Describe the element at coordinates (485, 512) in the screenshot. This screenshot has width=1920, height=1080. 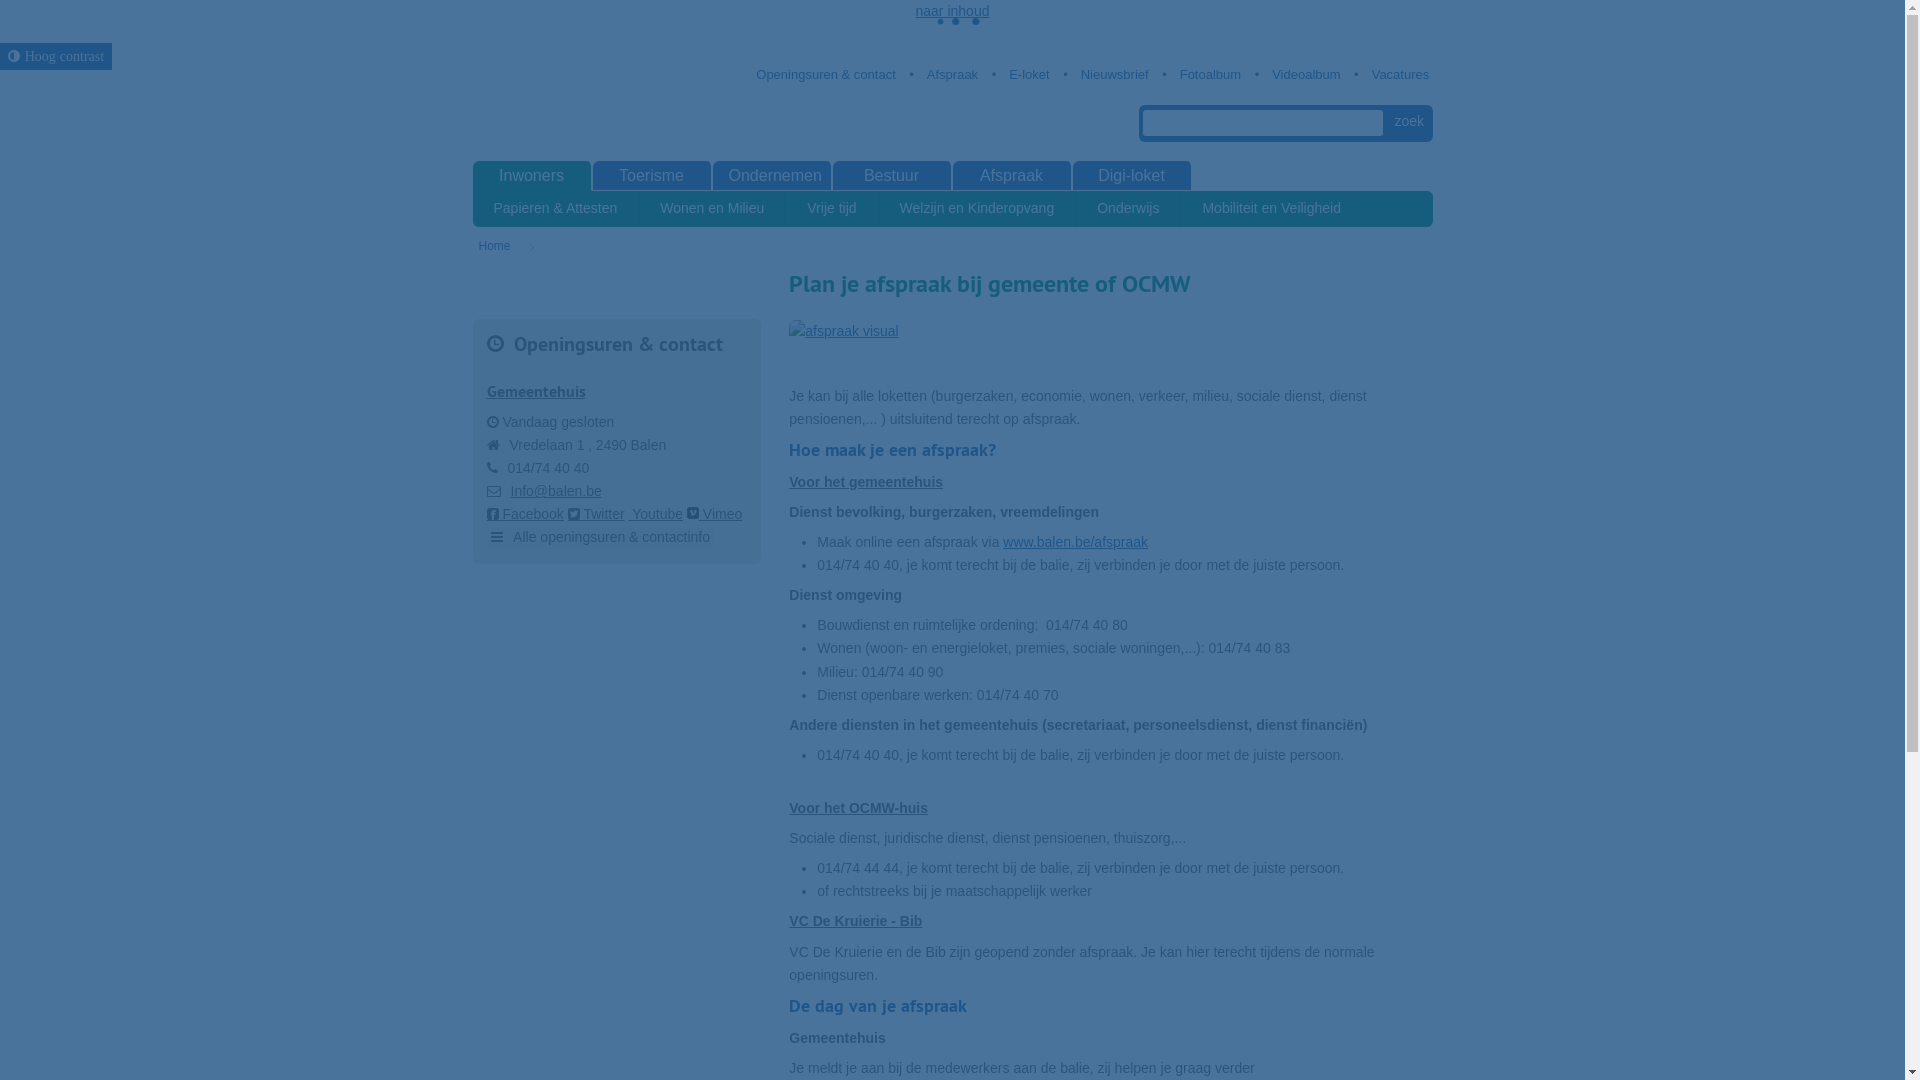
I see `'Facebook'` at that location.